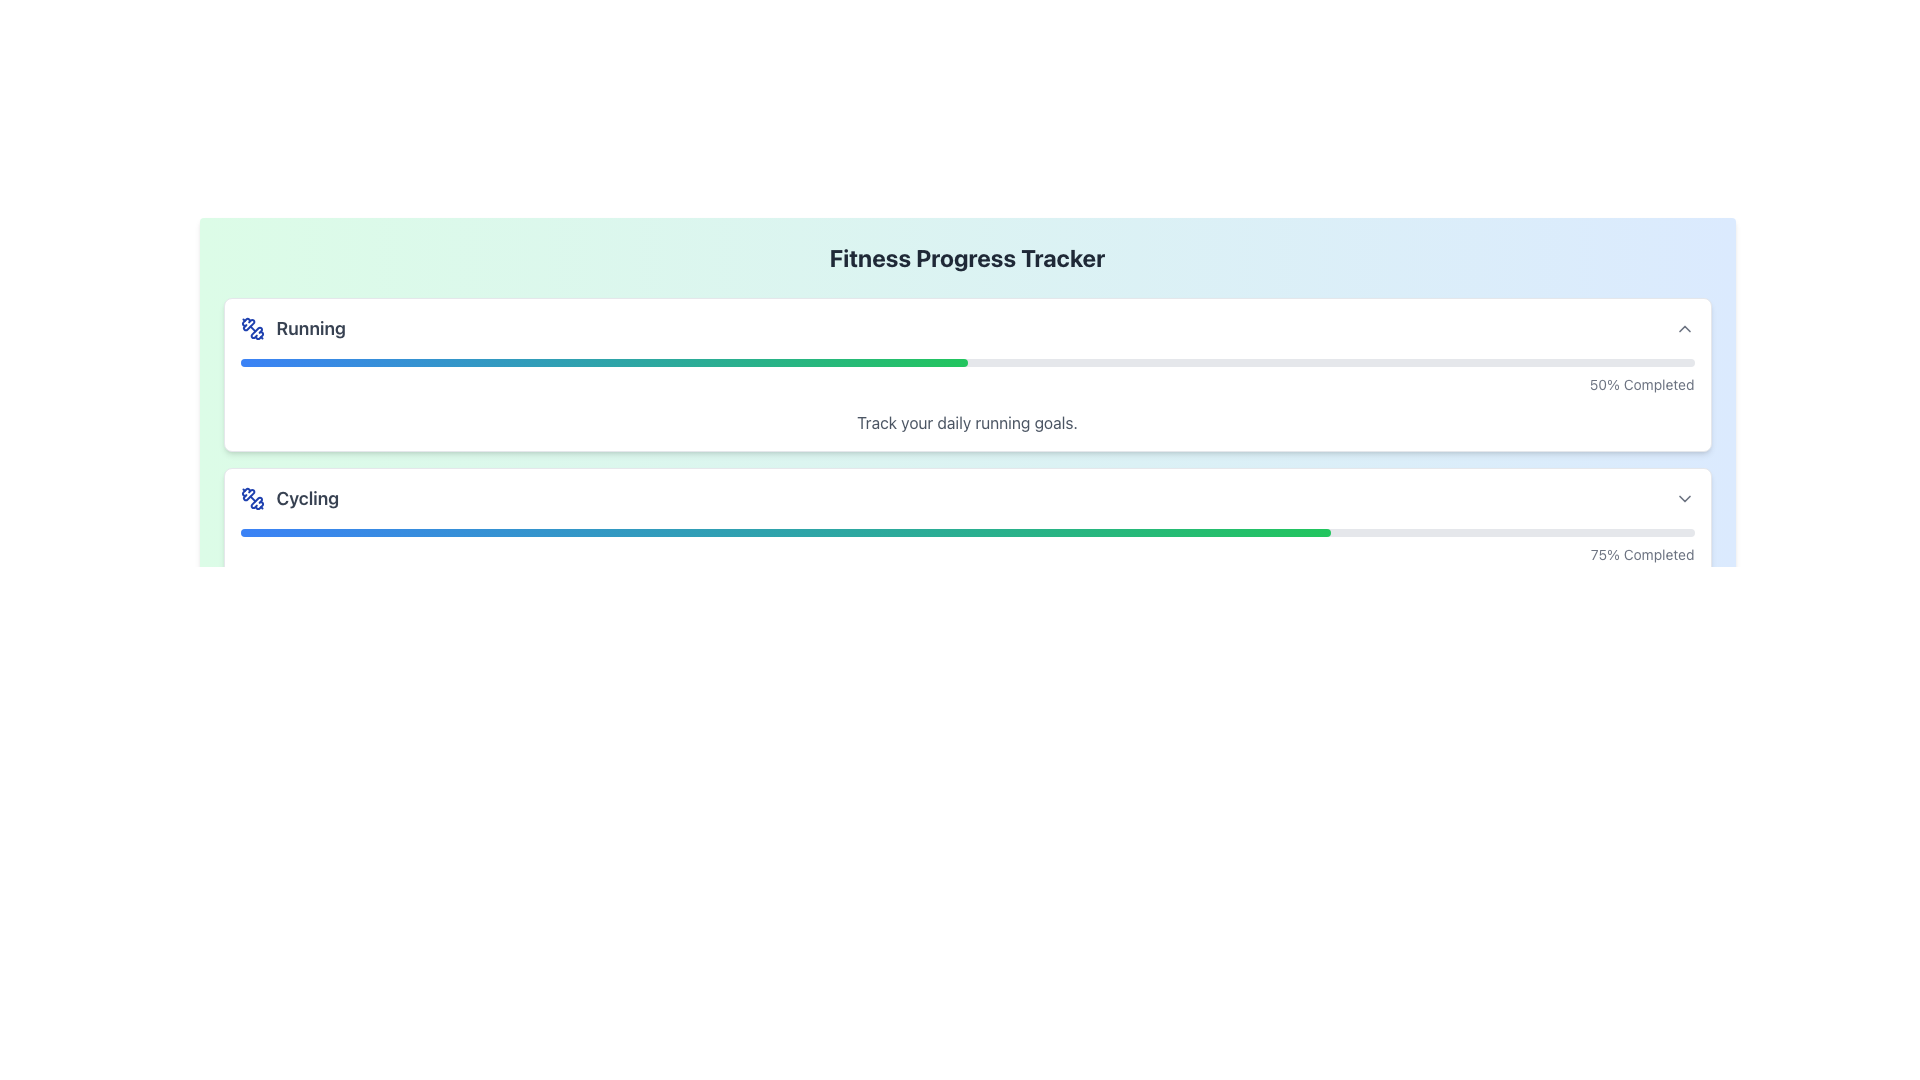  I want to click on the 'Running' Text Label, so click(292, 327).